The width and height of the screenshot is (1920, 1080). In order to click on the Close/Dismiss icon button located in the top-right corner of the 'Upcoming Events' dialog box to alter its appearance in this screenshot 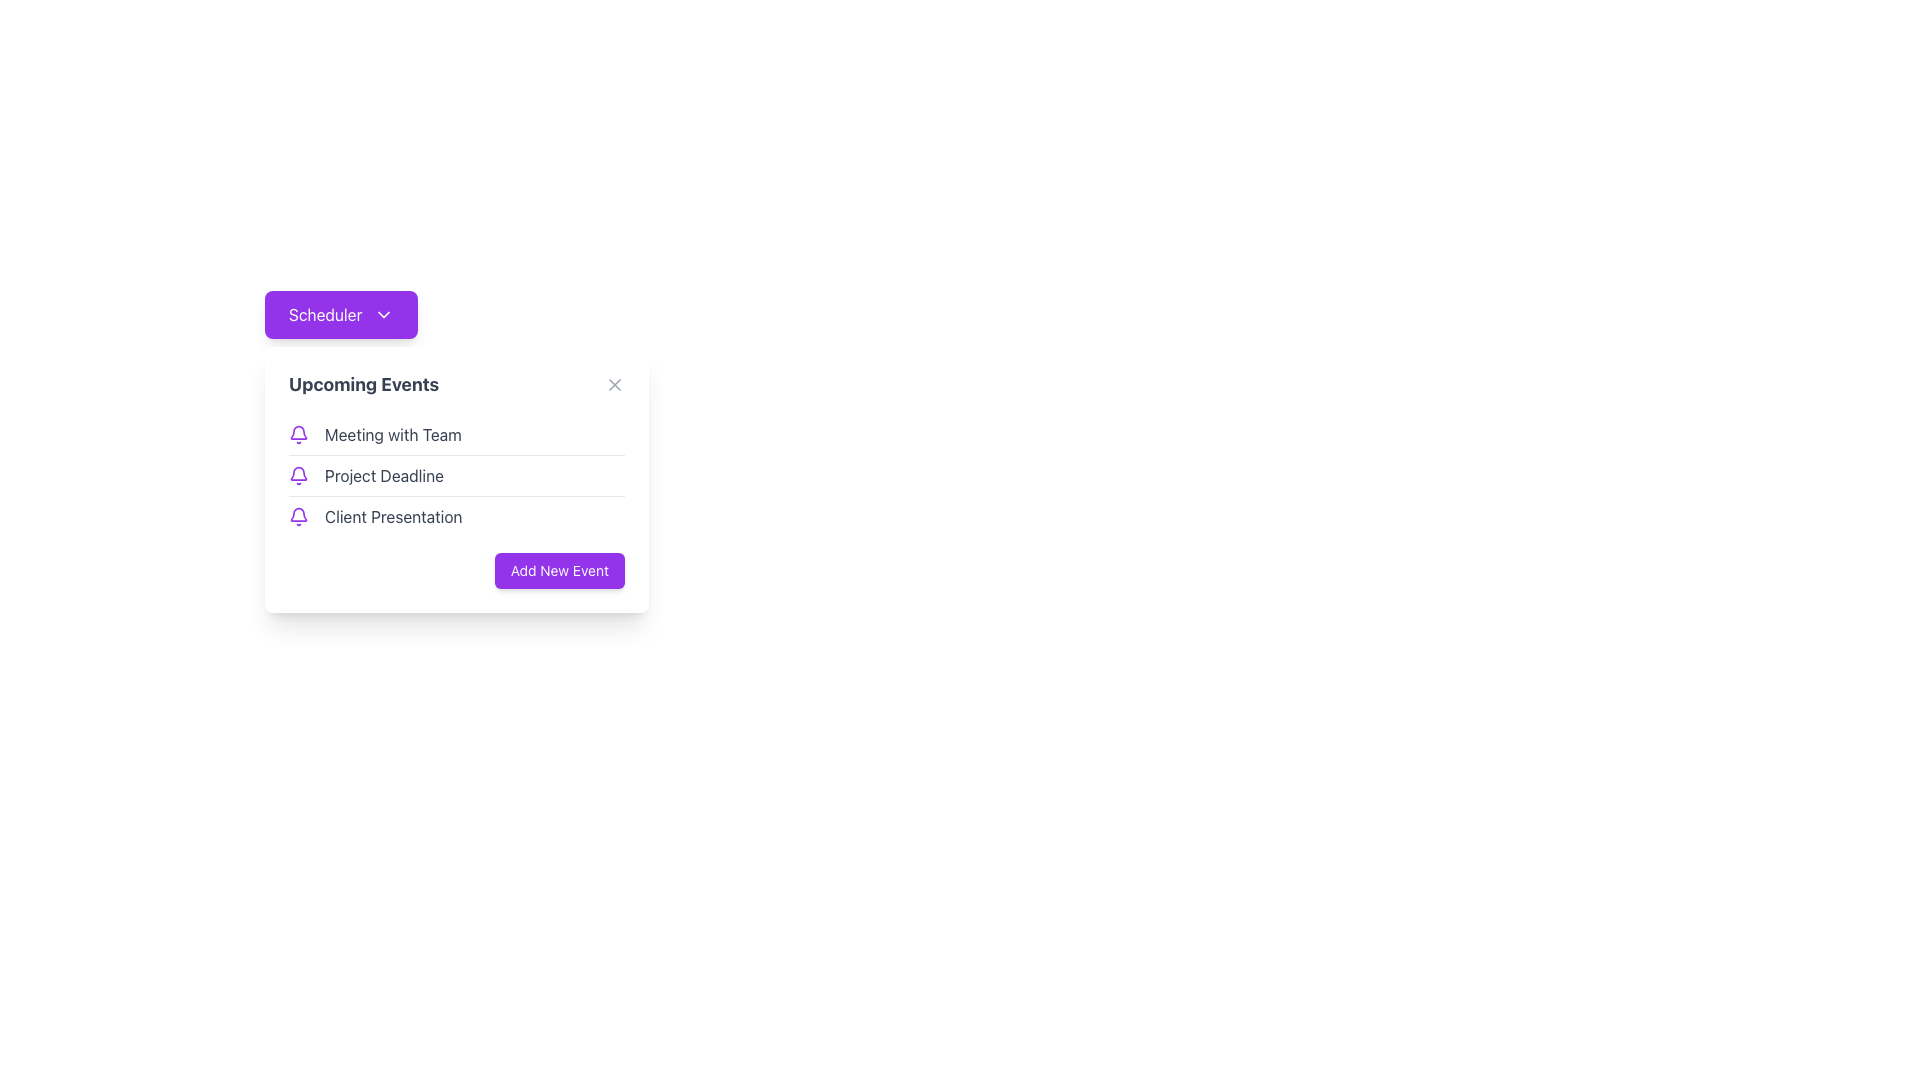, I will do `click(613, 385)`.